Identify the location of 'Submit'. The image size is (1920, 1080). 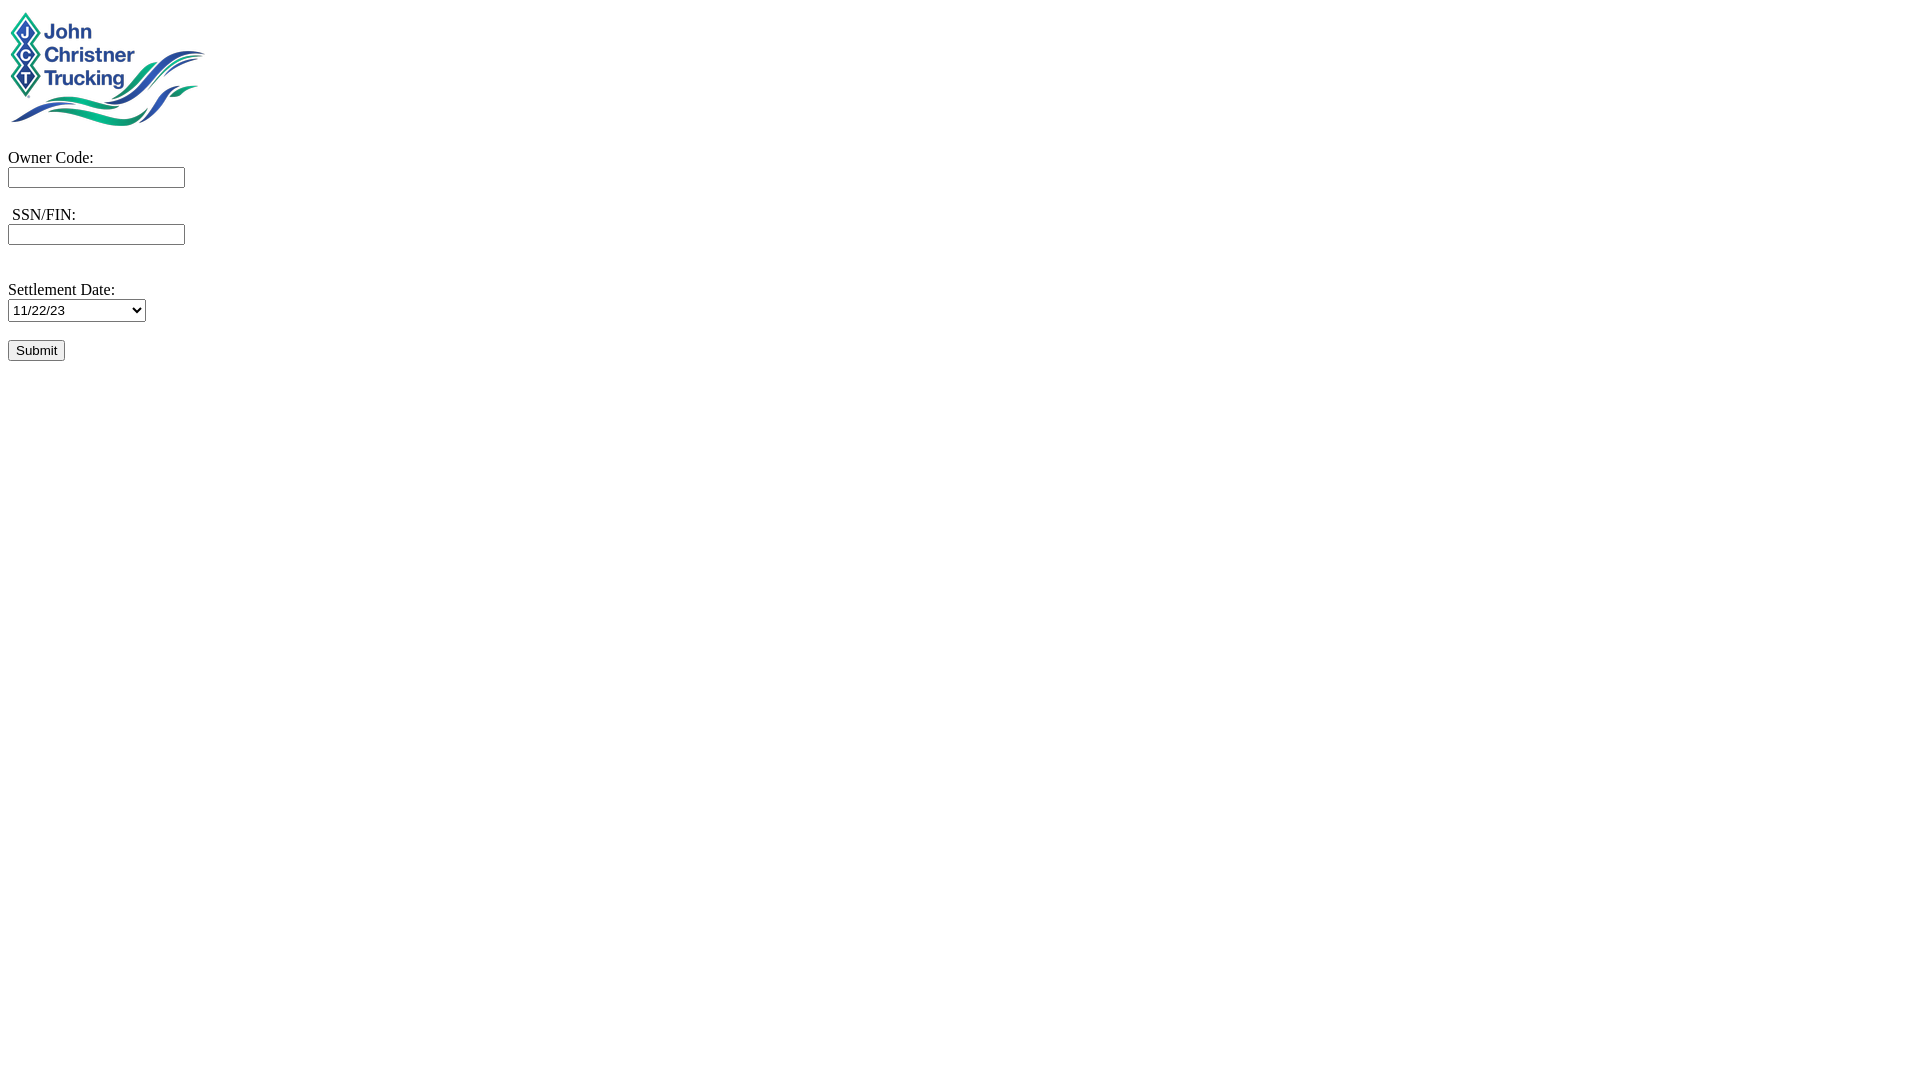
(36, 349).